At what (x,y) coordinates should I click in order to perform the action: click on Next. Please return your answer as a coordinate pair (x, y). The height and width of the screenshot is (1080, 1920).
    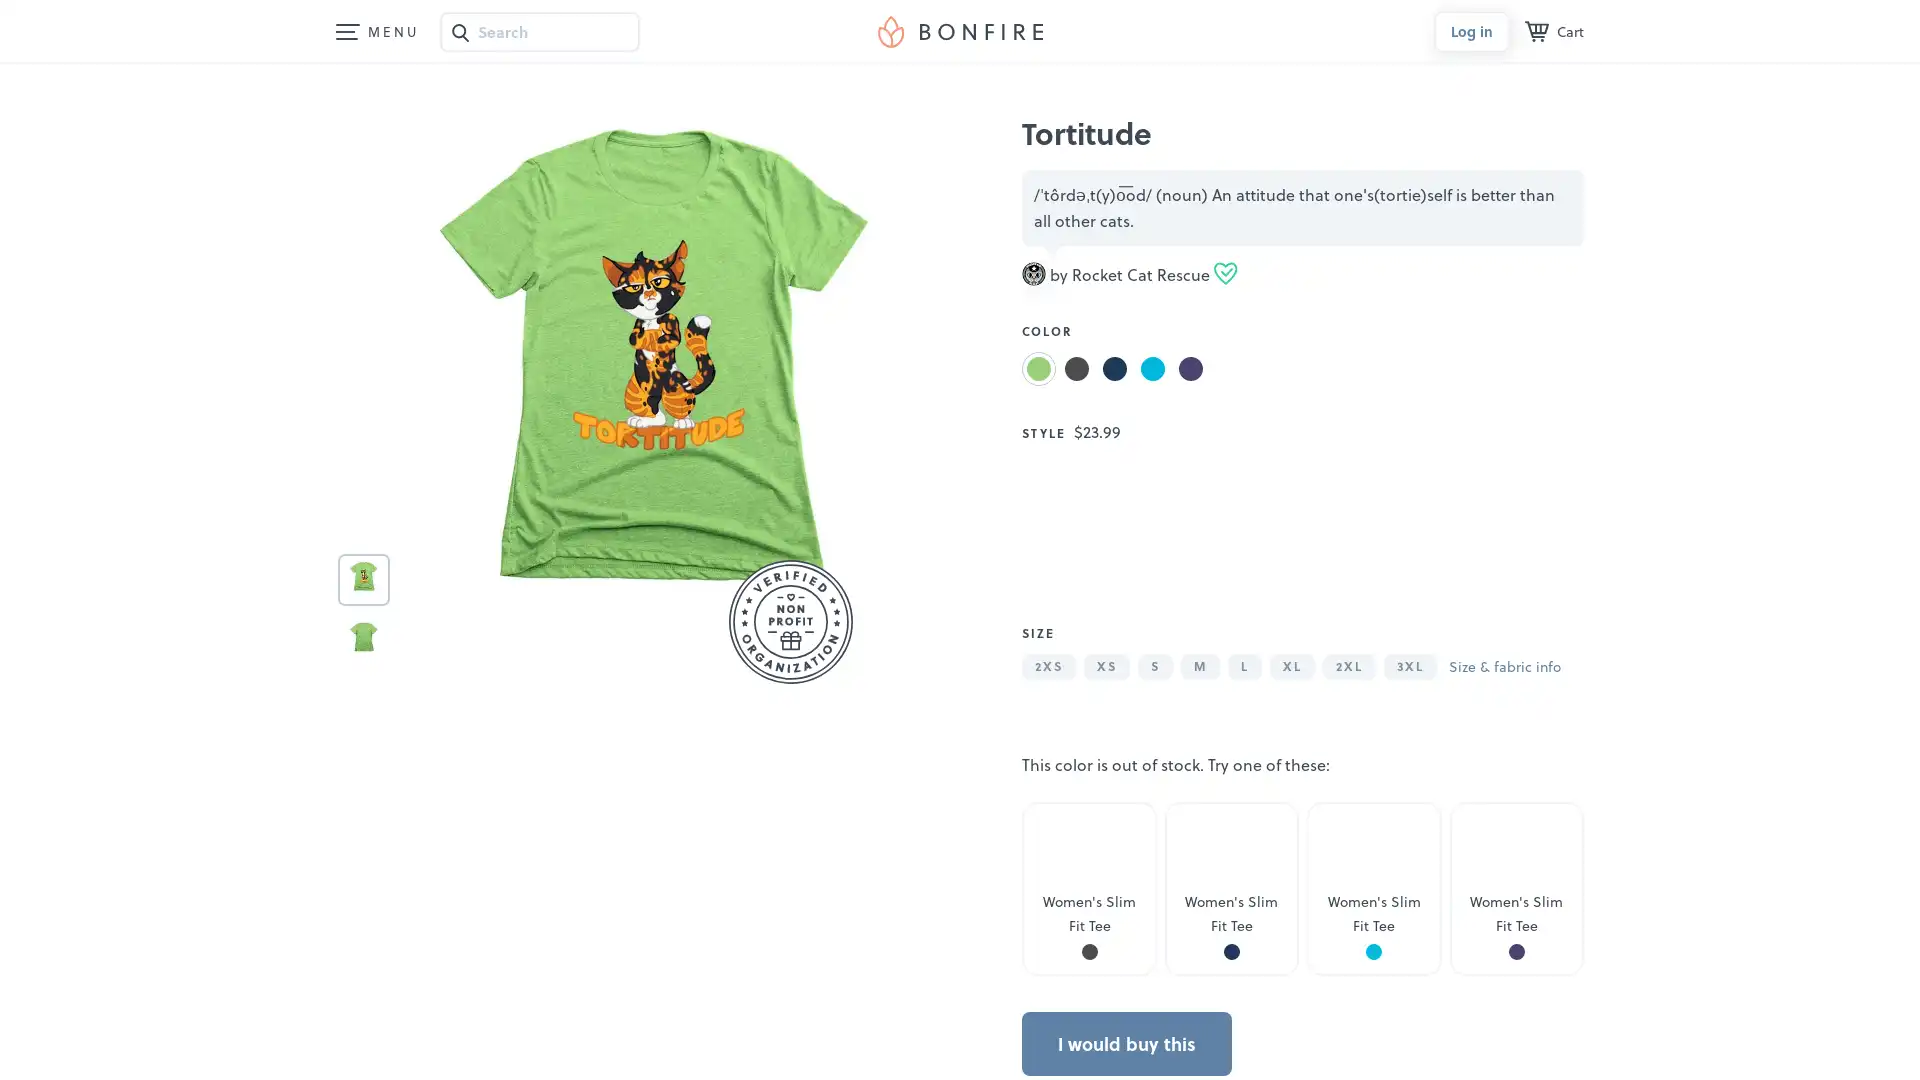
    Looking at the image, I should click on (1541, 535).